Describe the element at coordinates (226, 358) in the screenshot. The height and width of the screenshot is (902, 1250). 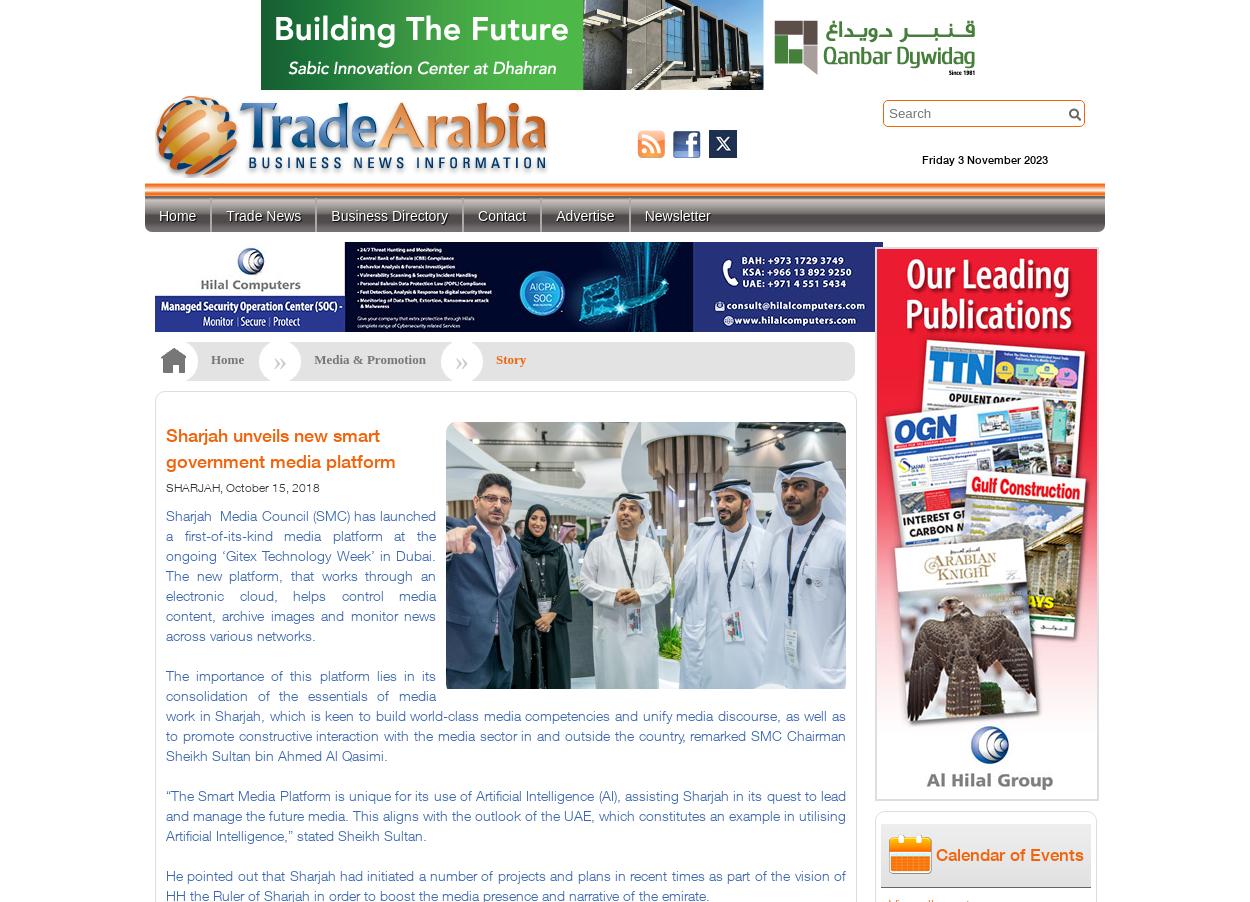
I see `'Home'` at that location.